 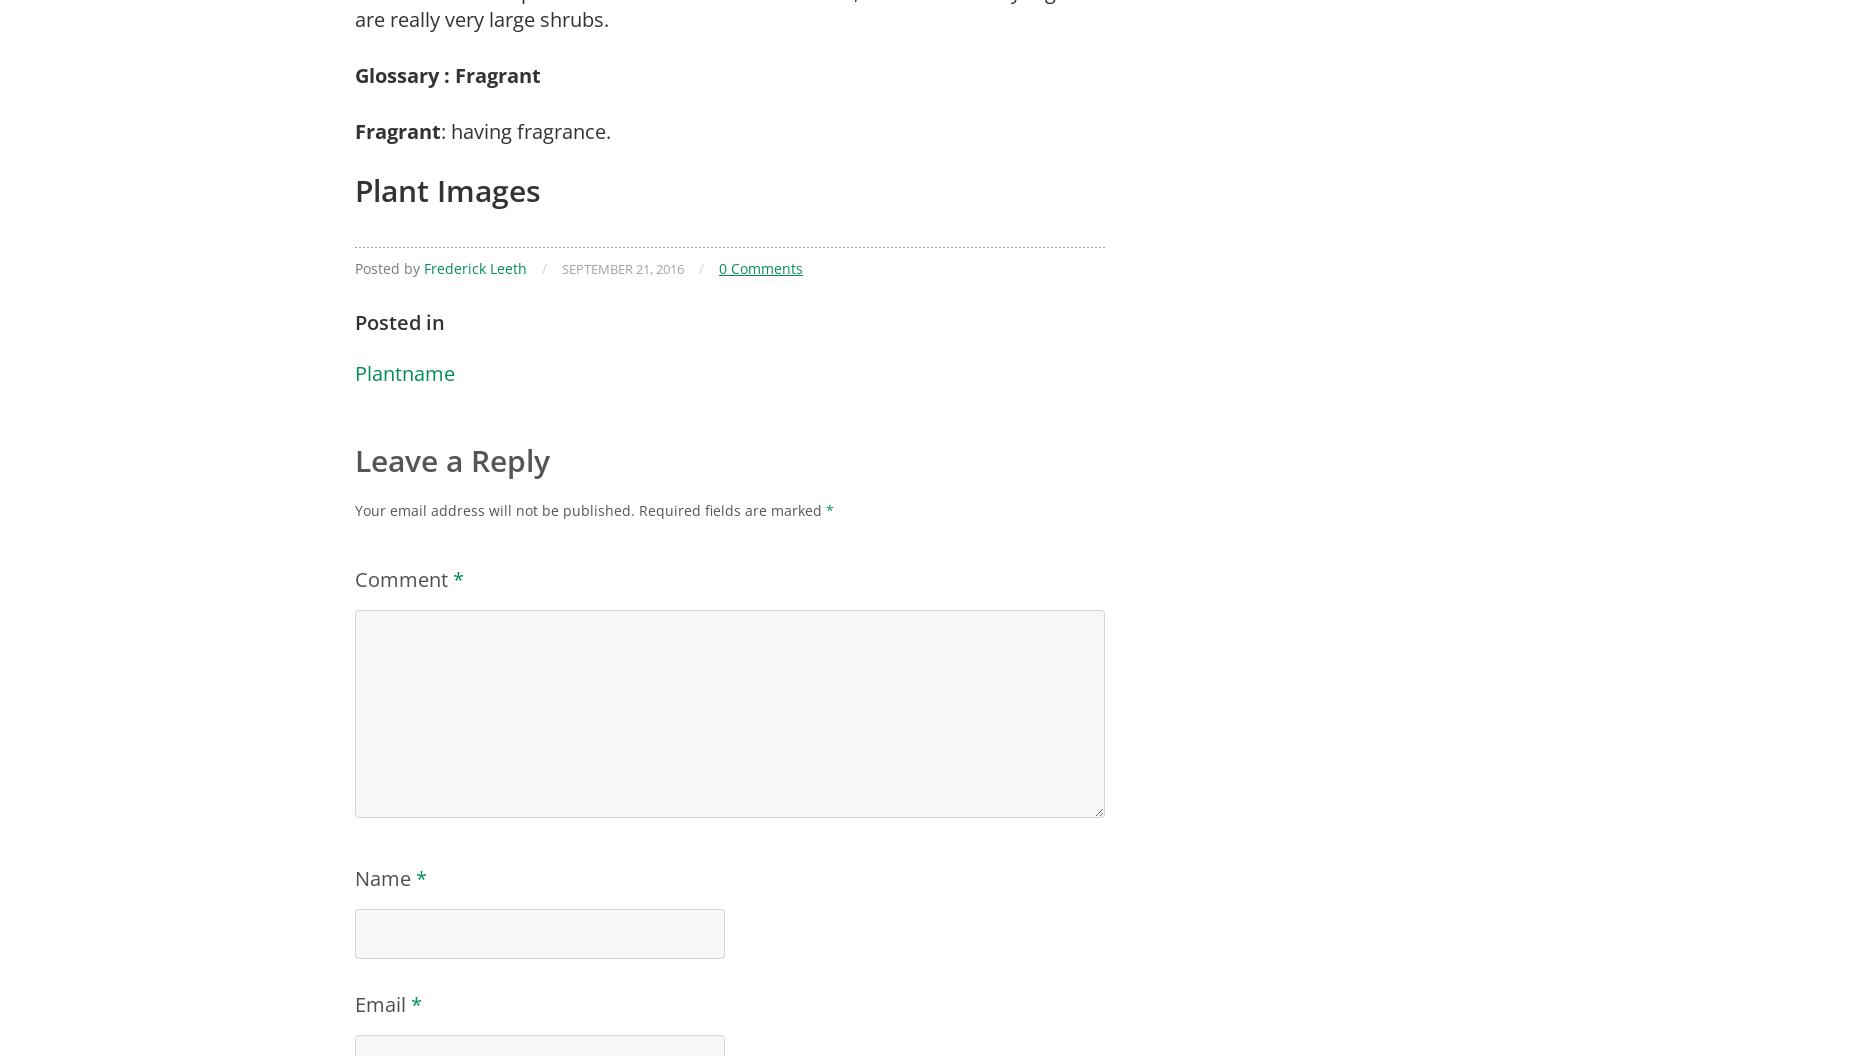 What do you see at coordinates (354, 129) in the screenshot?
I see `'Fragrant'` at bounding box center [354, 129].